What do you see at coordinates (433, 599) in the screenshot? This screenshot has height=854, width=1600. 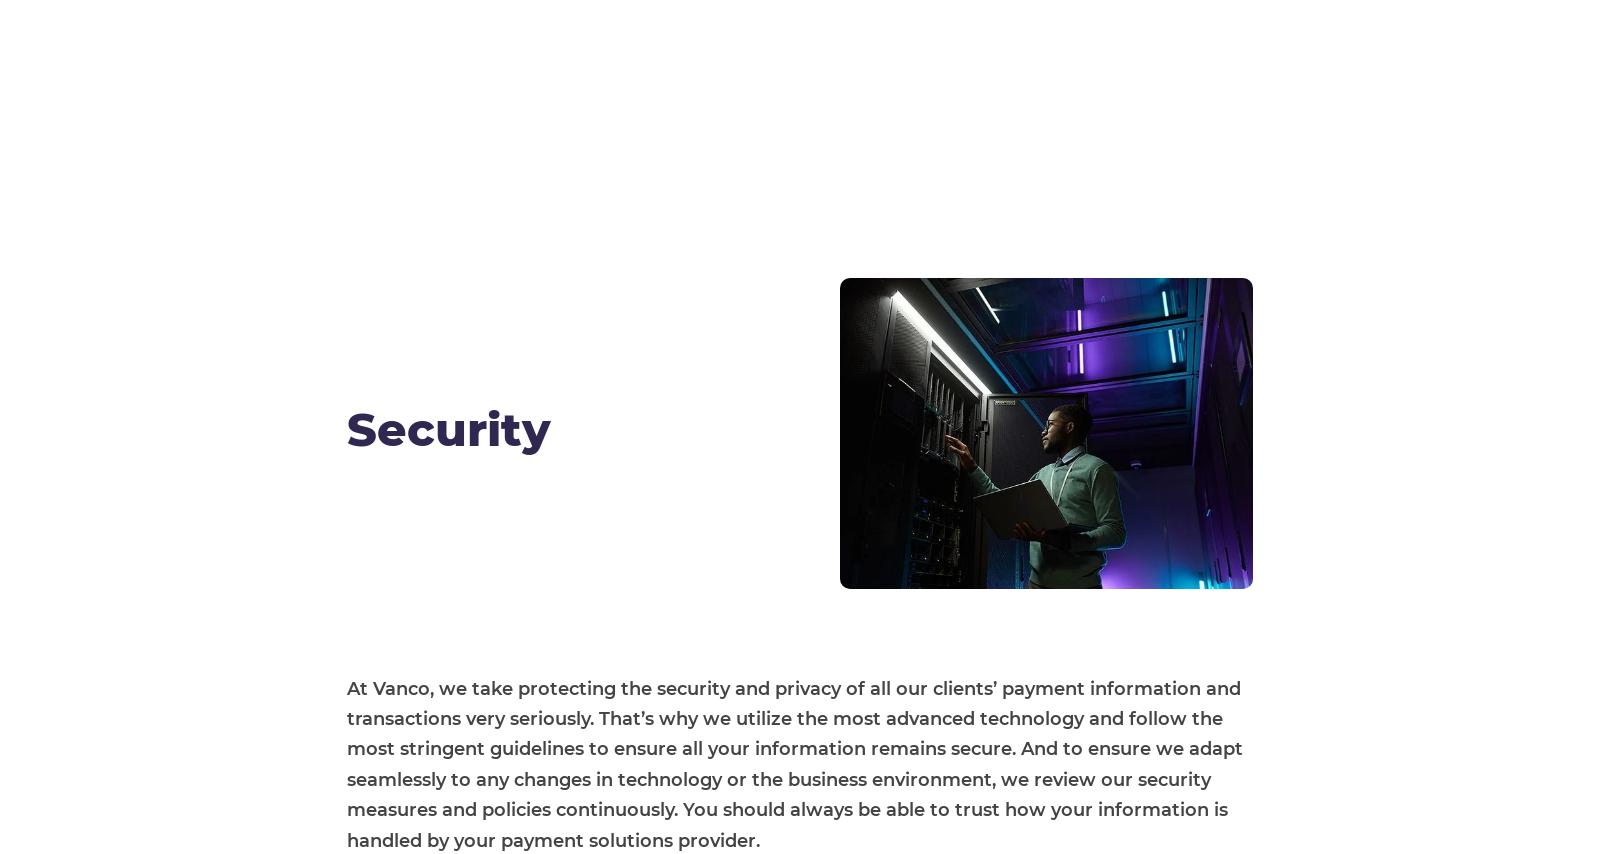 I see `'K-12 Schools'` at bounding box center [433, 599].